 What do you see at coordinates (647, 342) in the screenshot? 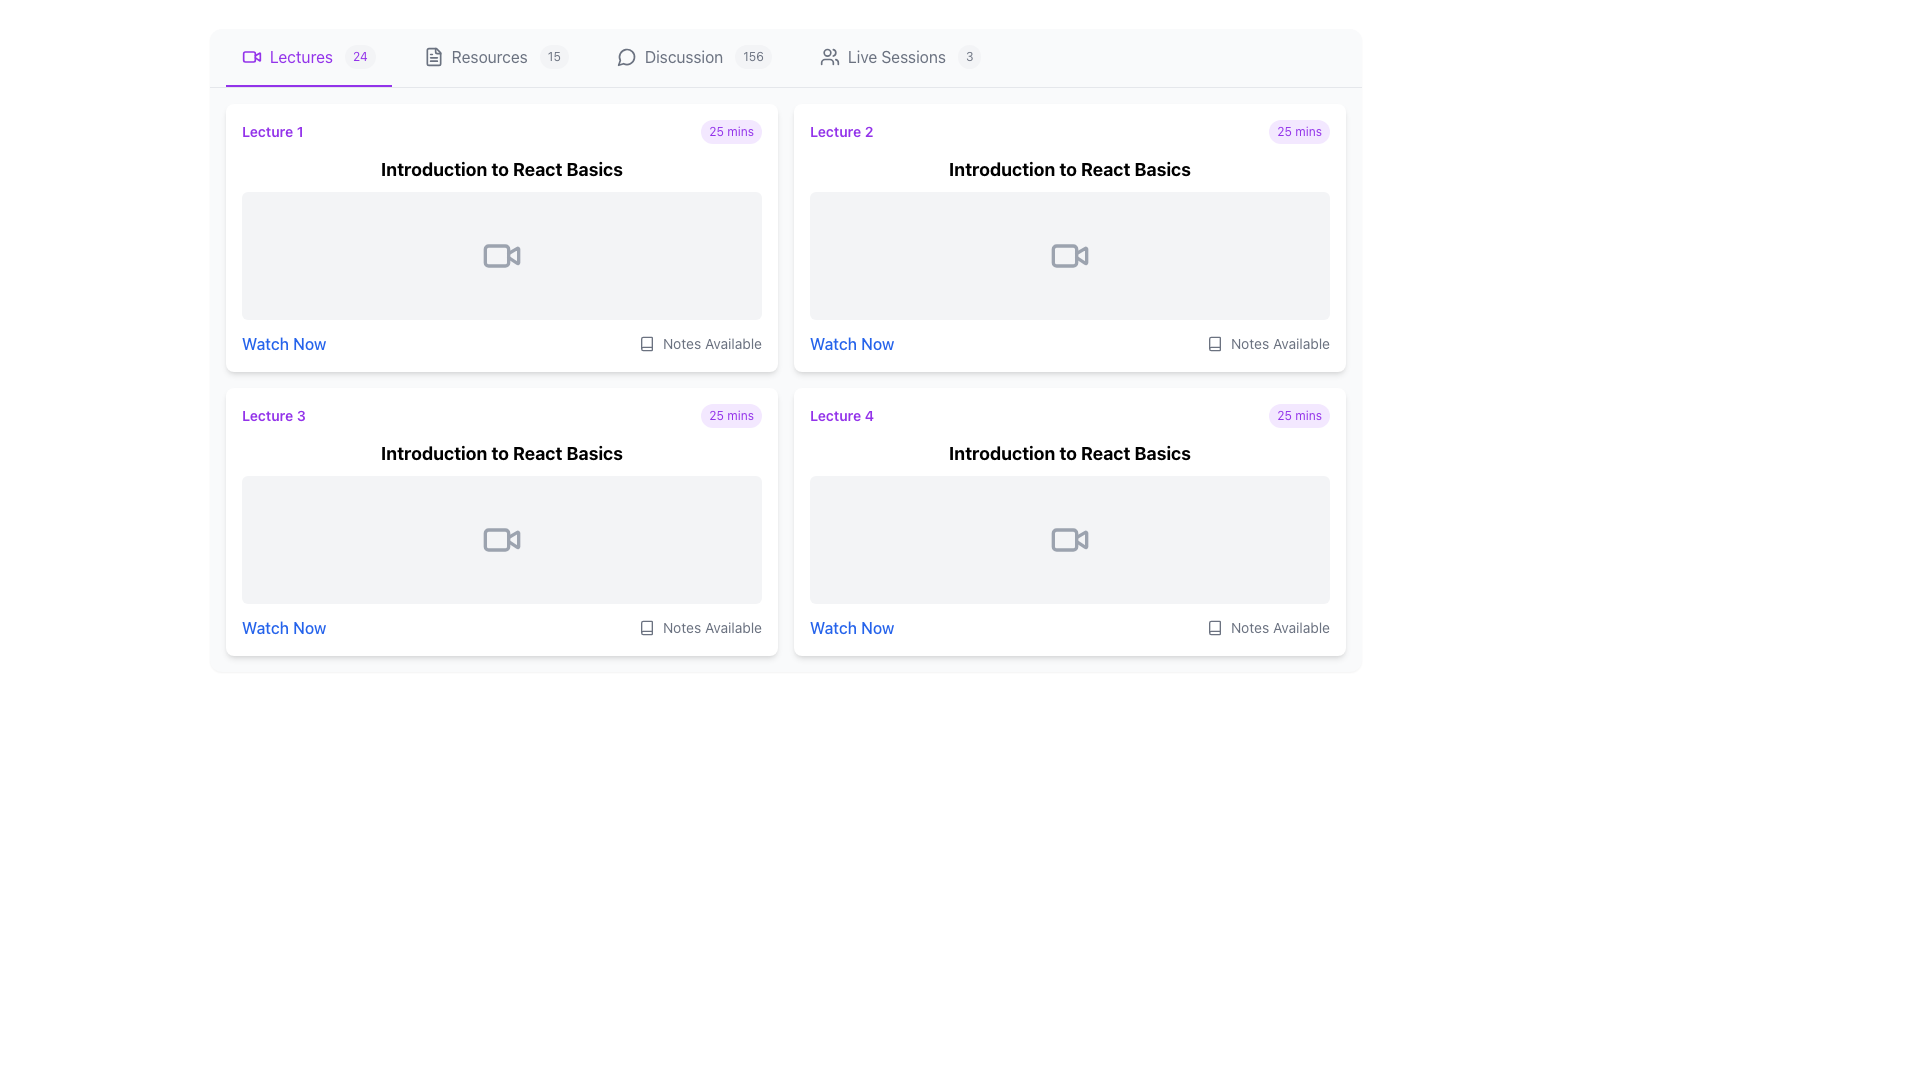
I see `the 'Resource' SVG-based icon located in the navigation bar, situated between the 'Discussion' and 'Live Sessions' headers` at bounding box center [647, 342].